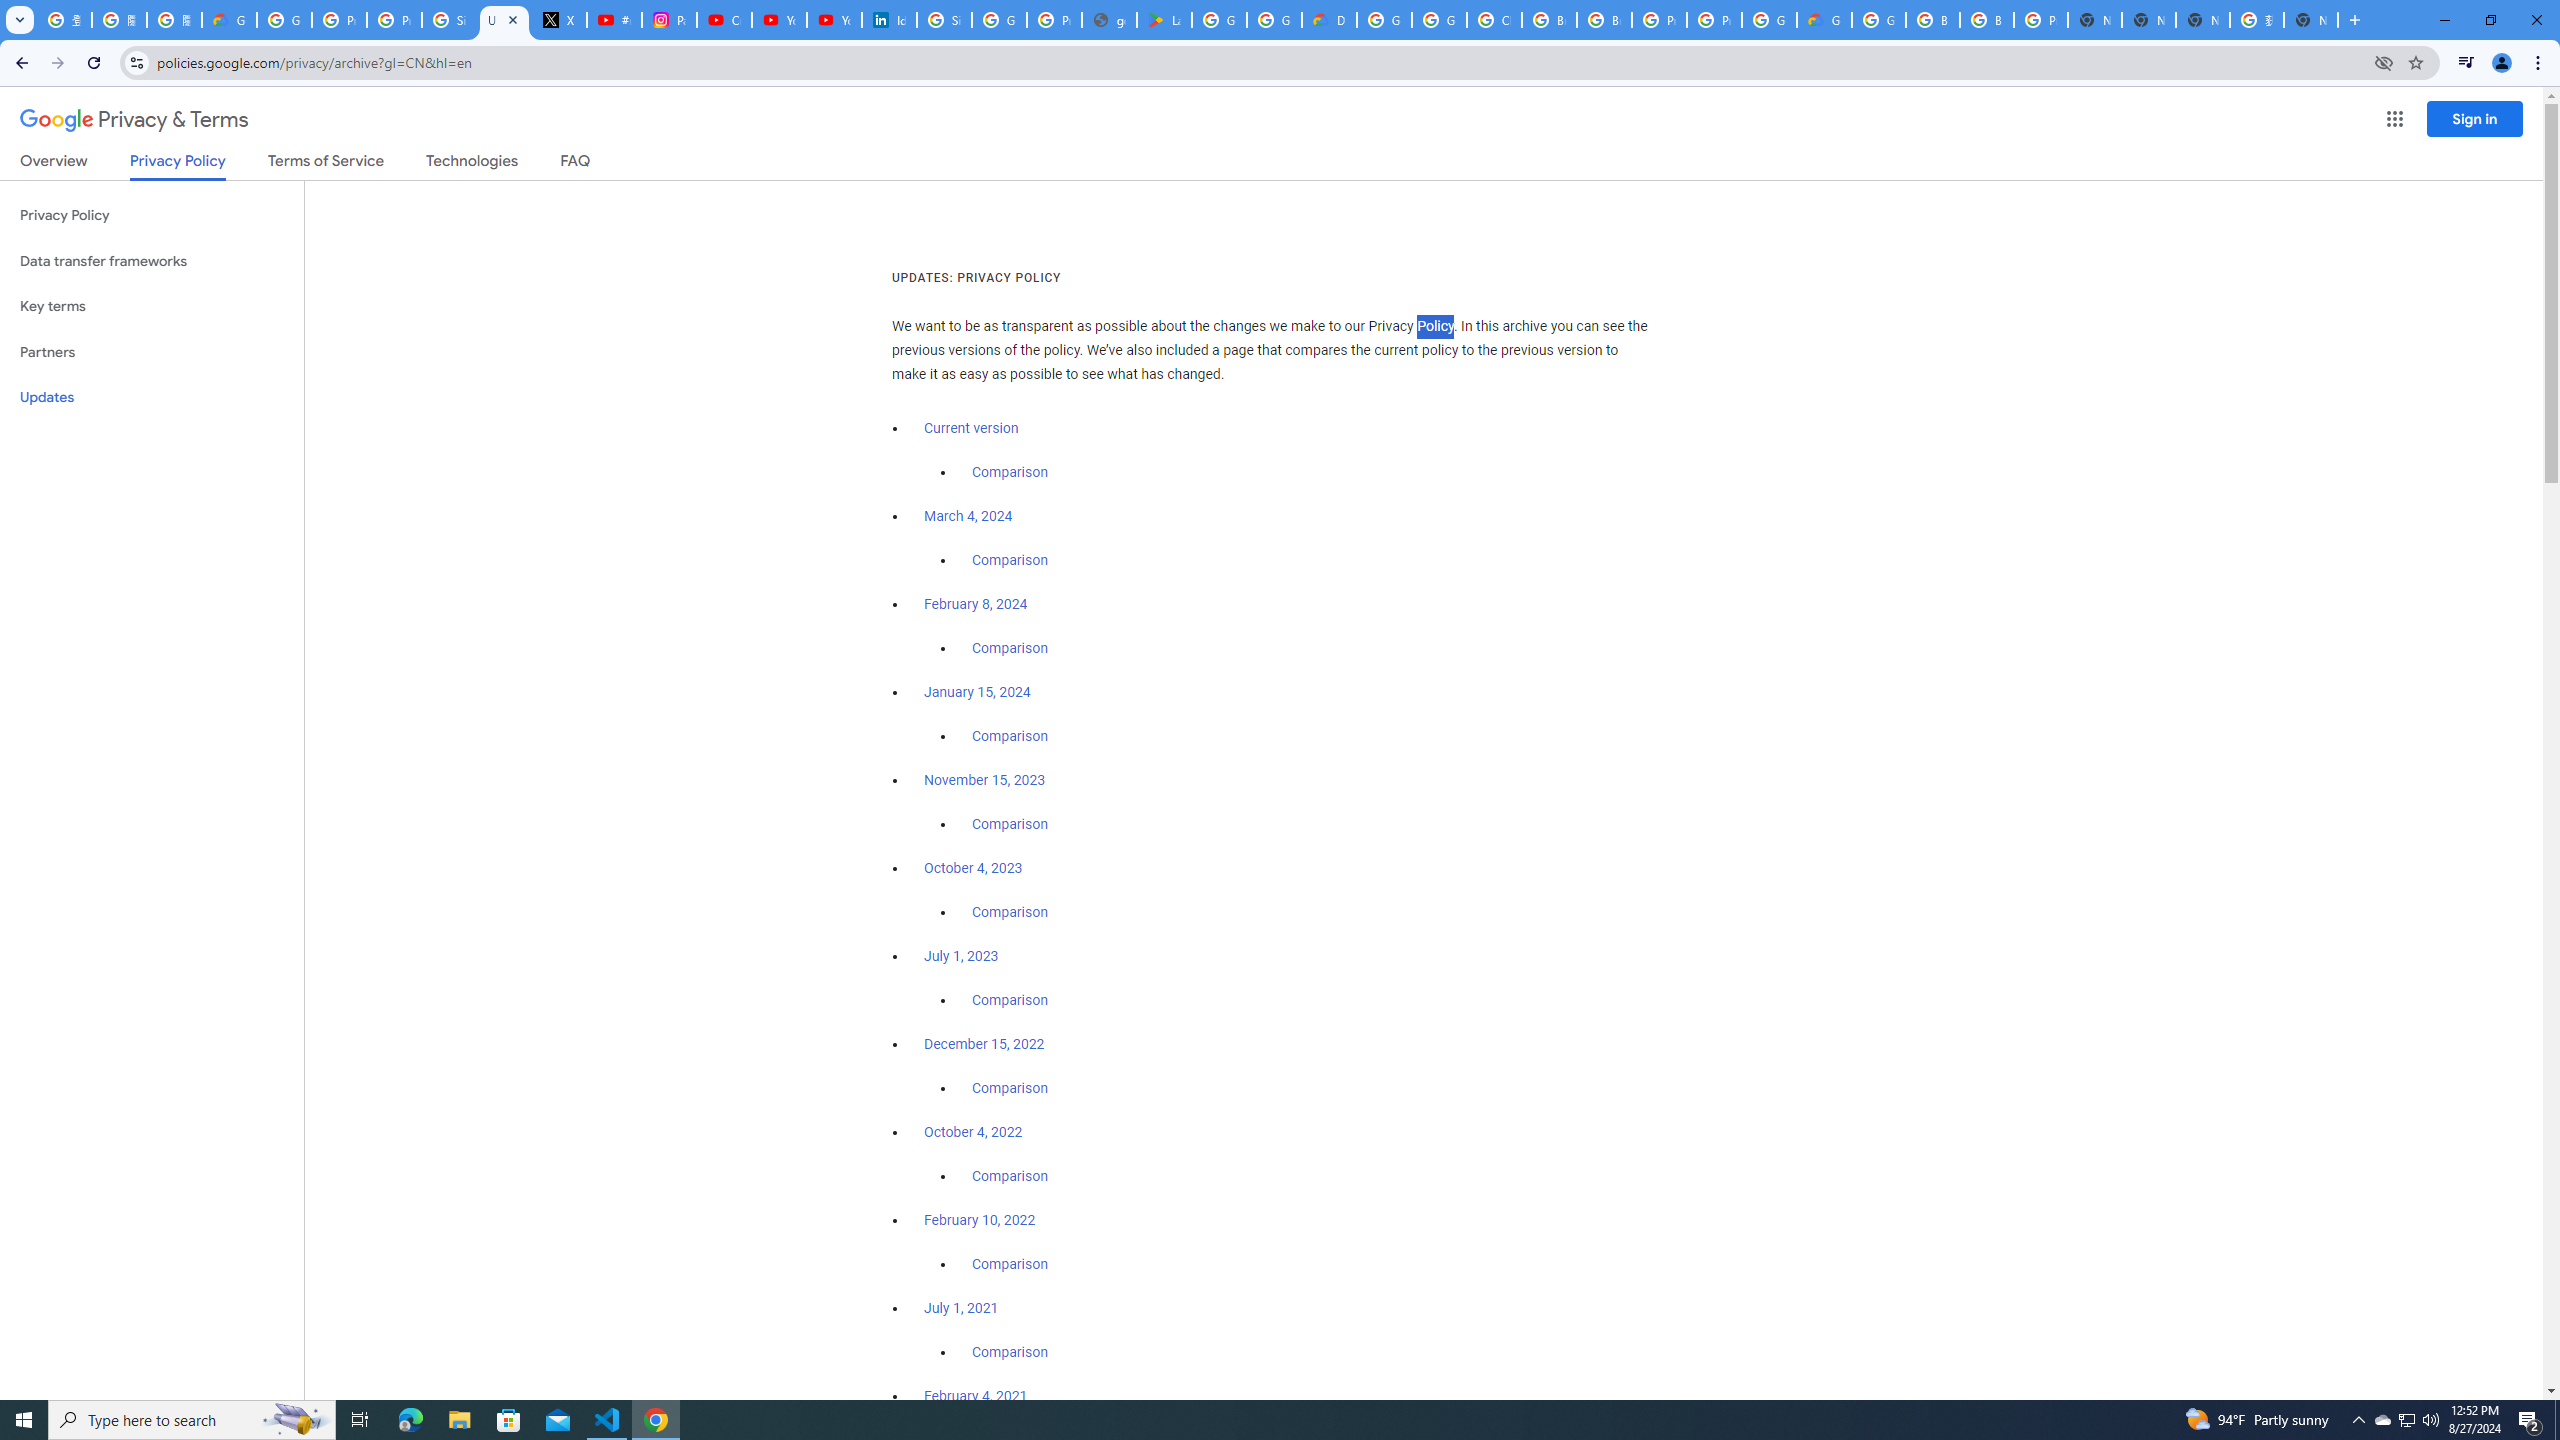  Describe the element at coordinates (970, 428) in the screenshot. I see `'Current version'` at that location.